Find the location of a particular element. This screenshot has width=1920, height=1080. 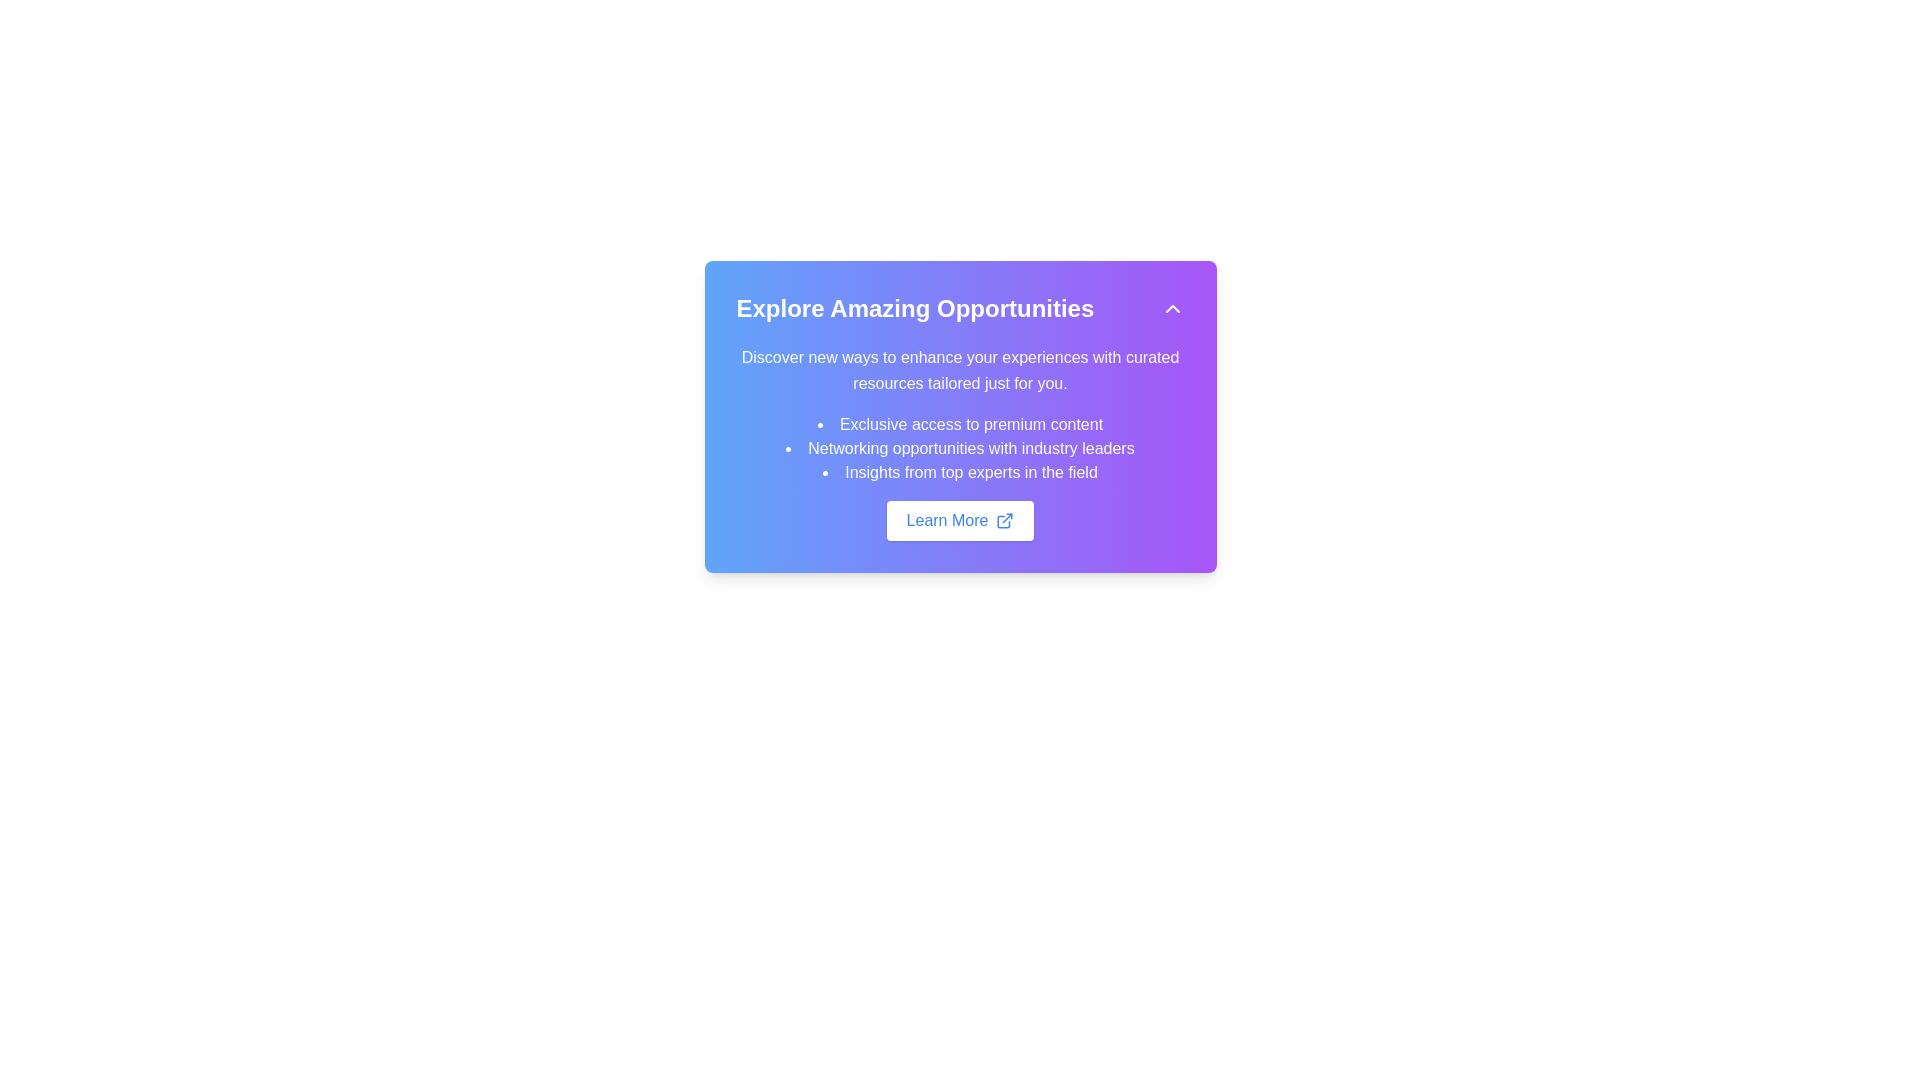

the hyperlink button located at the bottom of the content card that redirects users to a resource page for further information is located at coordinates (960, 519).